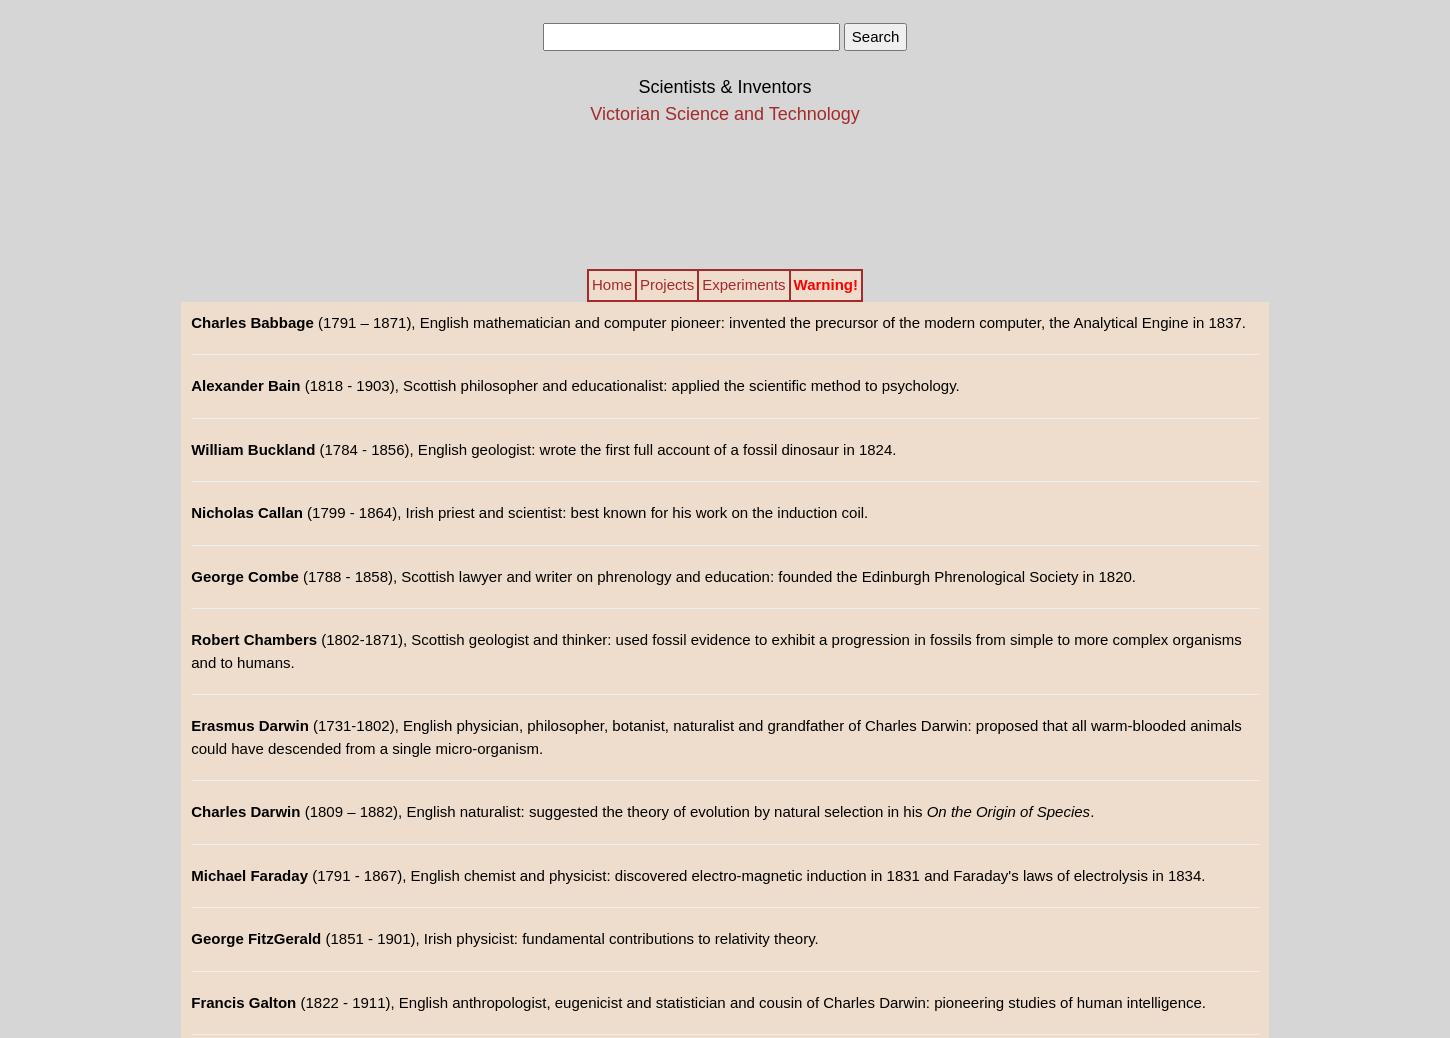  I want to click on '(1731-1802), English physician, philosopher, botanist, naturalist and grandfather of Charles Darwin: proposed that all warm-blooded animals could have descended from a single micro-organism.', so click(715, 735).